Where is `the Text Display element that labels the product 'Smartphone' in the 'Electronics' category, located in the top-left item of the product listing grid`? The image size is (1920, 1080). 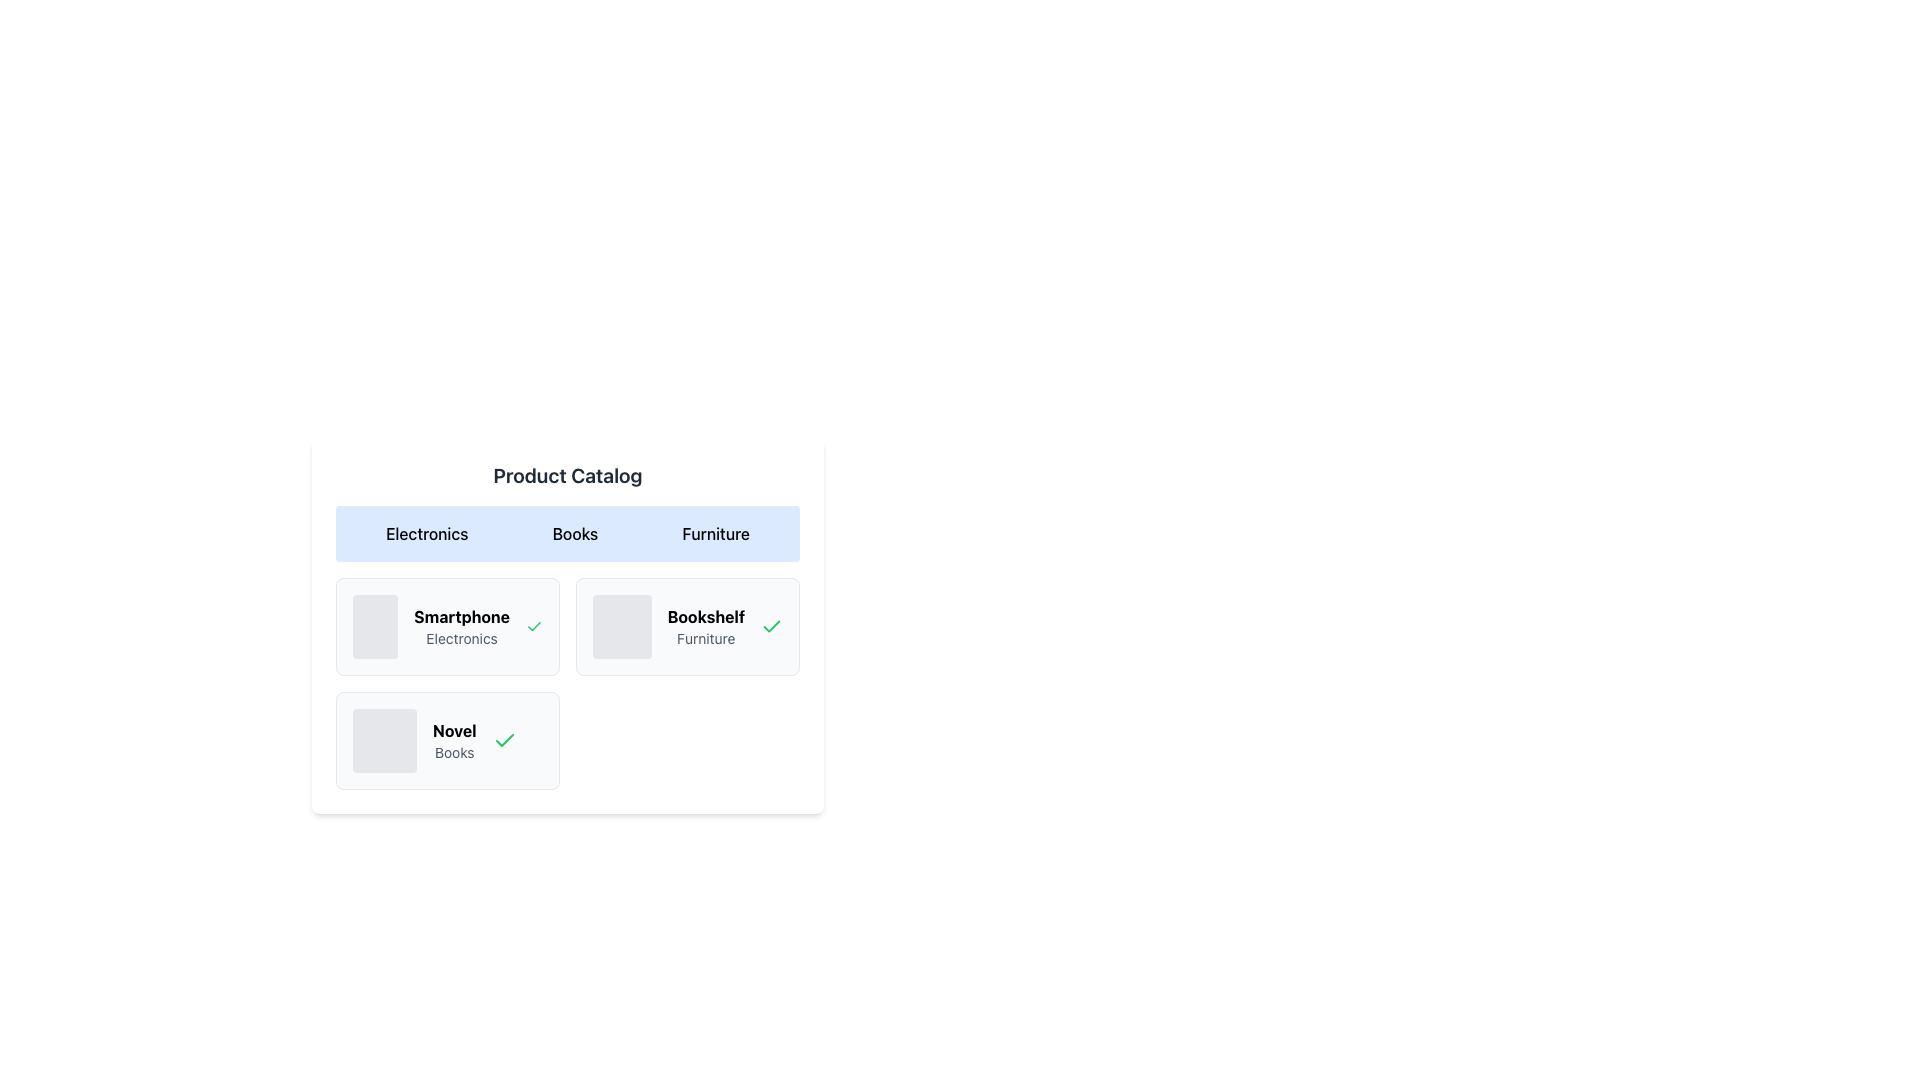
the Text Display element that labels the product 'Smartphone' in the 'Electronics' category, located in the top-left item of the product listing grid is located at coordinates (461, 626).